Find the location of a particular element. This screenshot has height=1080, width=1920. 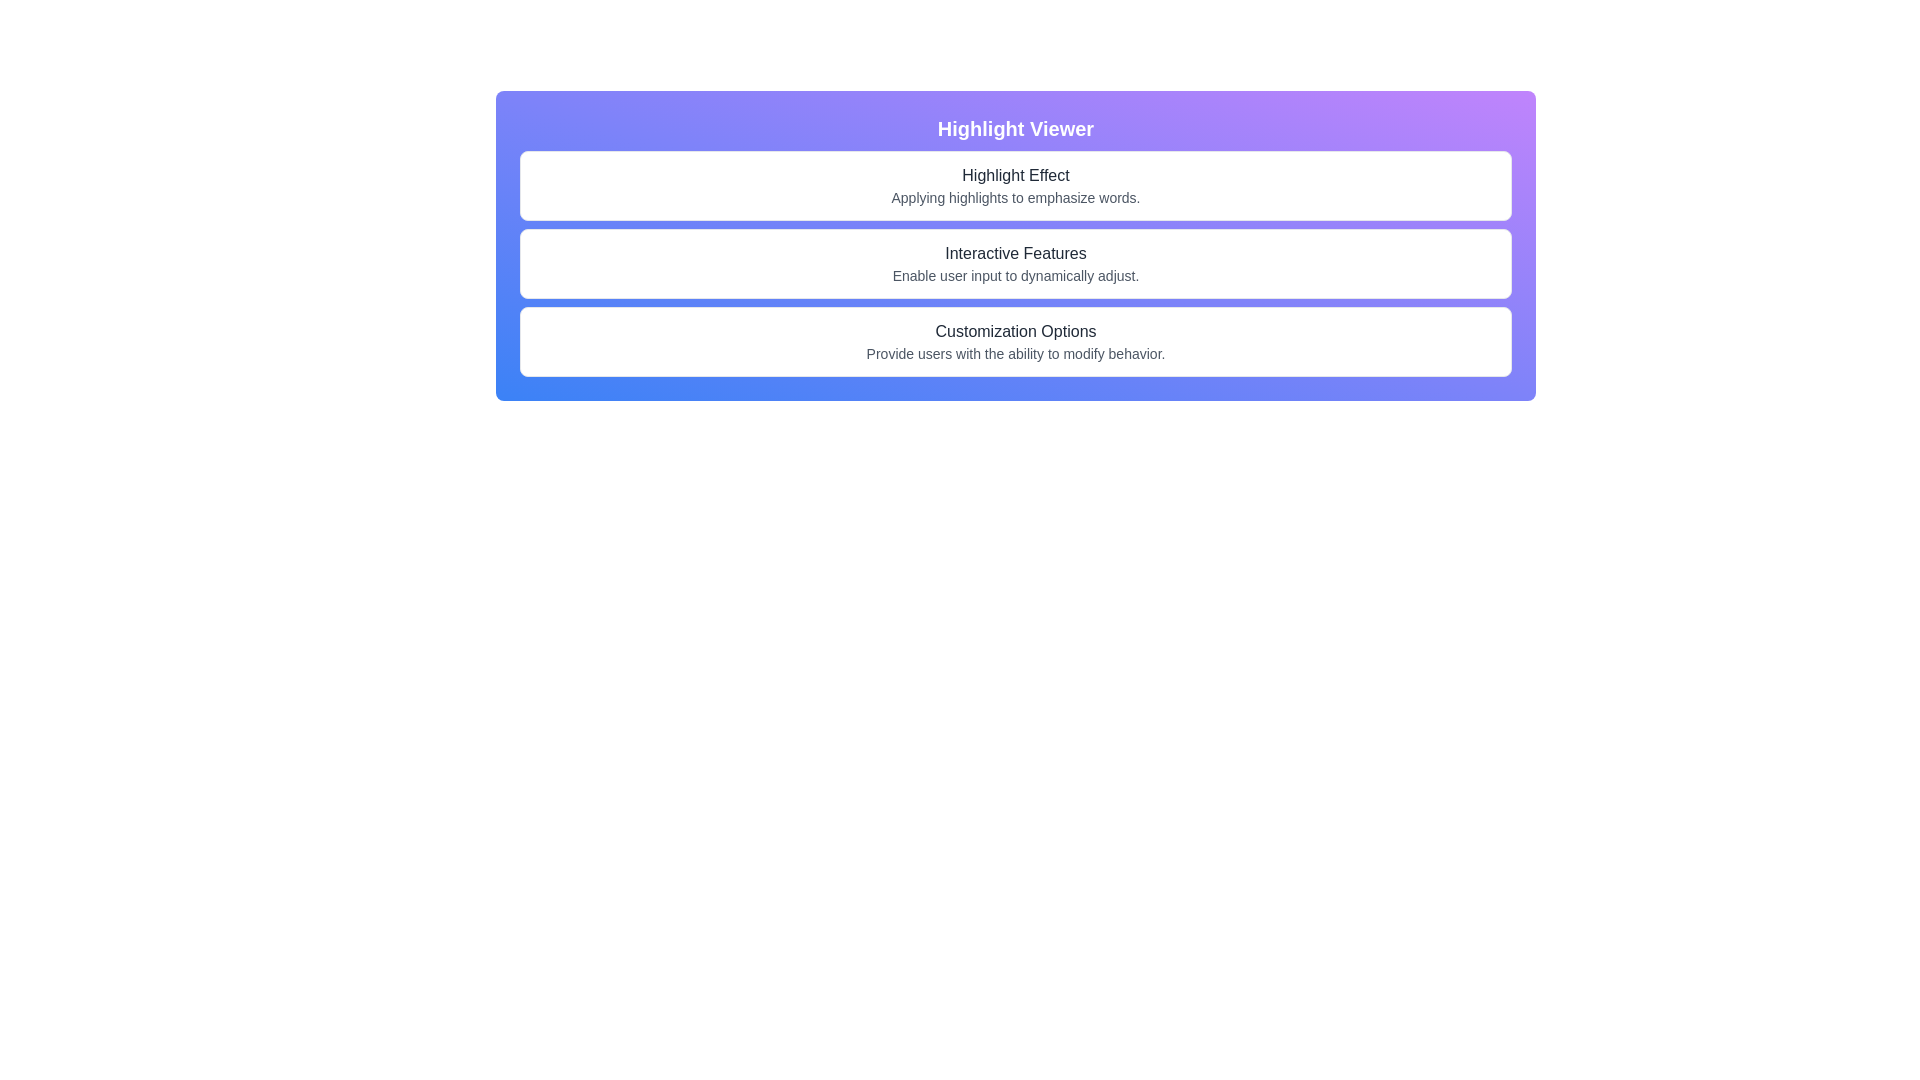

the character 'h' in the title 'Highlight Effect', which is the eighth character in the second row of the interface is located at coordinates (1015, 174).